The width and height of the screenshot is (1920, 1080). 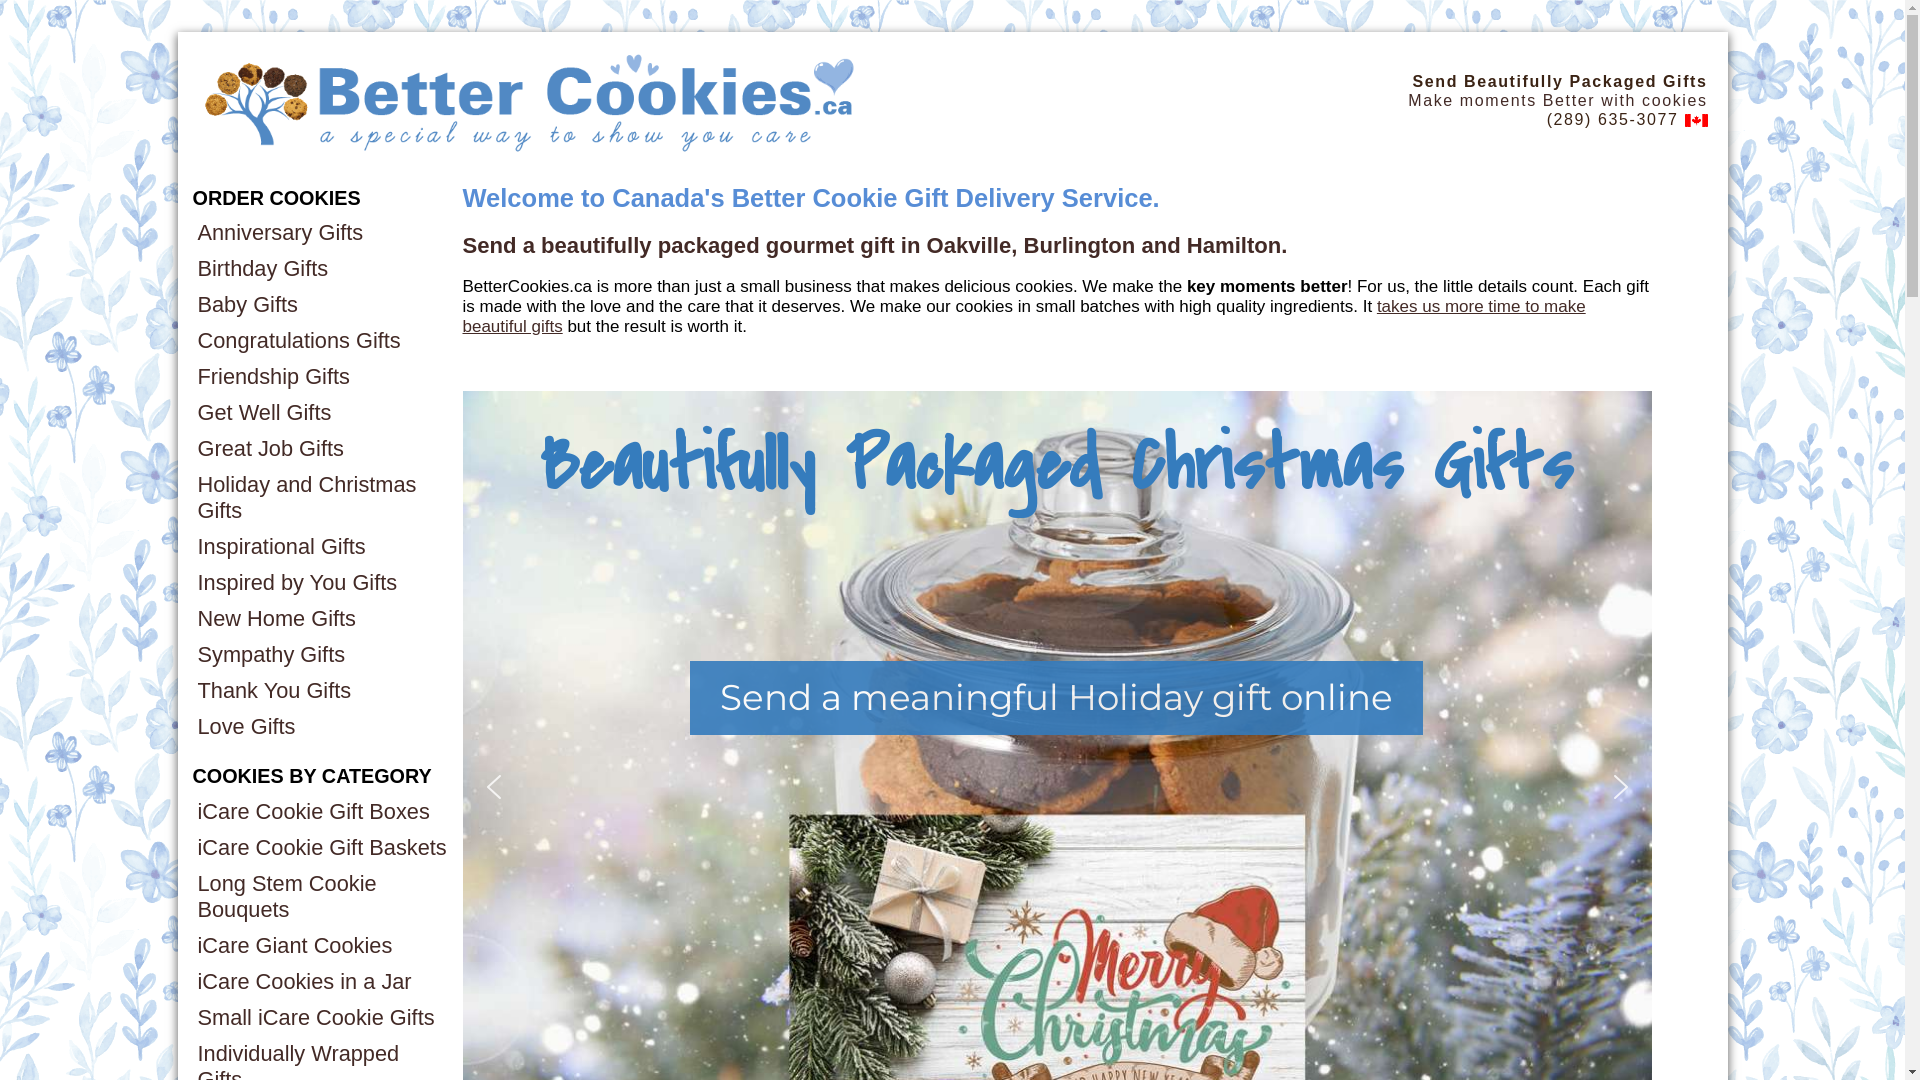 I want to click on 'Baby Gifts', so click(x=321, y=304).